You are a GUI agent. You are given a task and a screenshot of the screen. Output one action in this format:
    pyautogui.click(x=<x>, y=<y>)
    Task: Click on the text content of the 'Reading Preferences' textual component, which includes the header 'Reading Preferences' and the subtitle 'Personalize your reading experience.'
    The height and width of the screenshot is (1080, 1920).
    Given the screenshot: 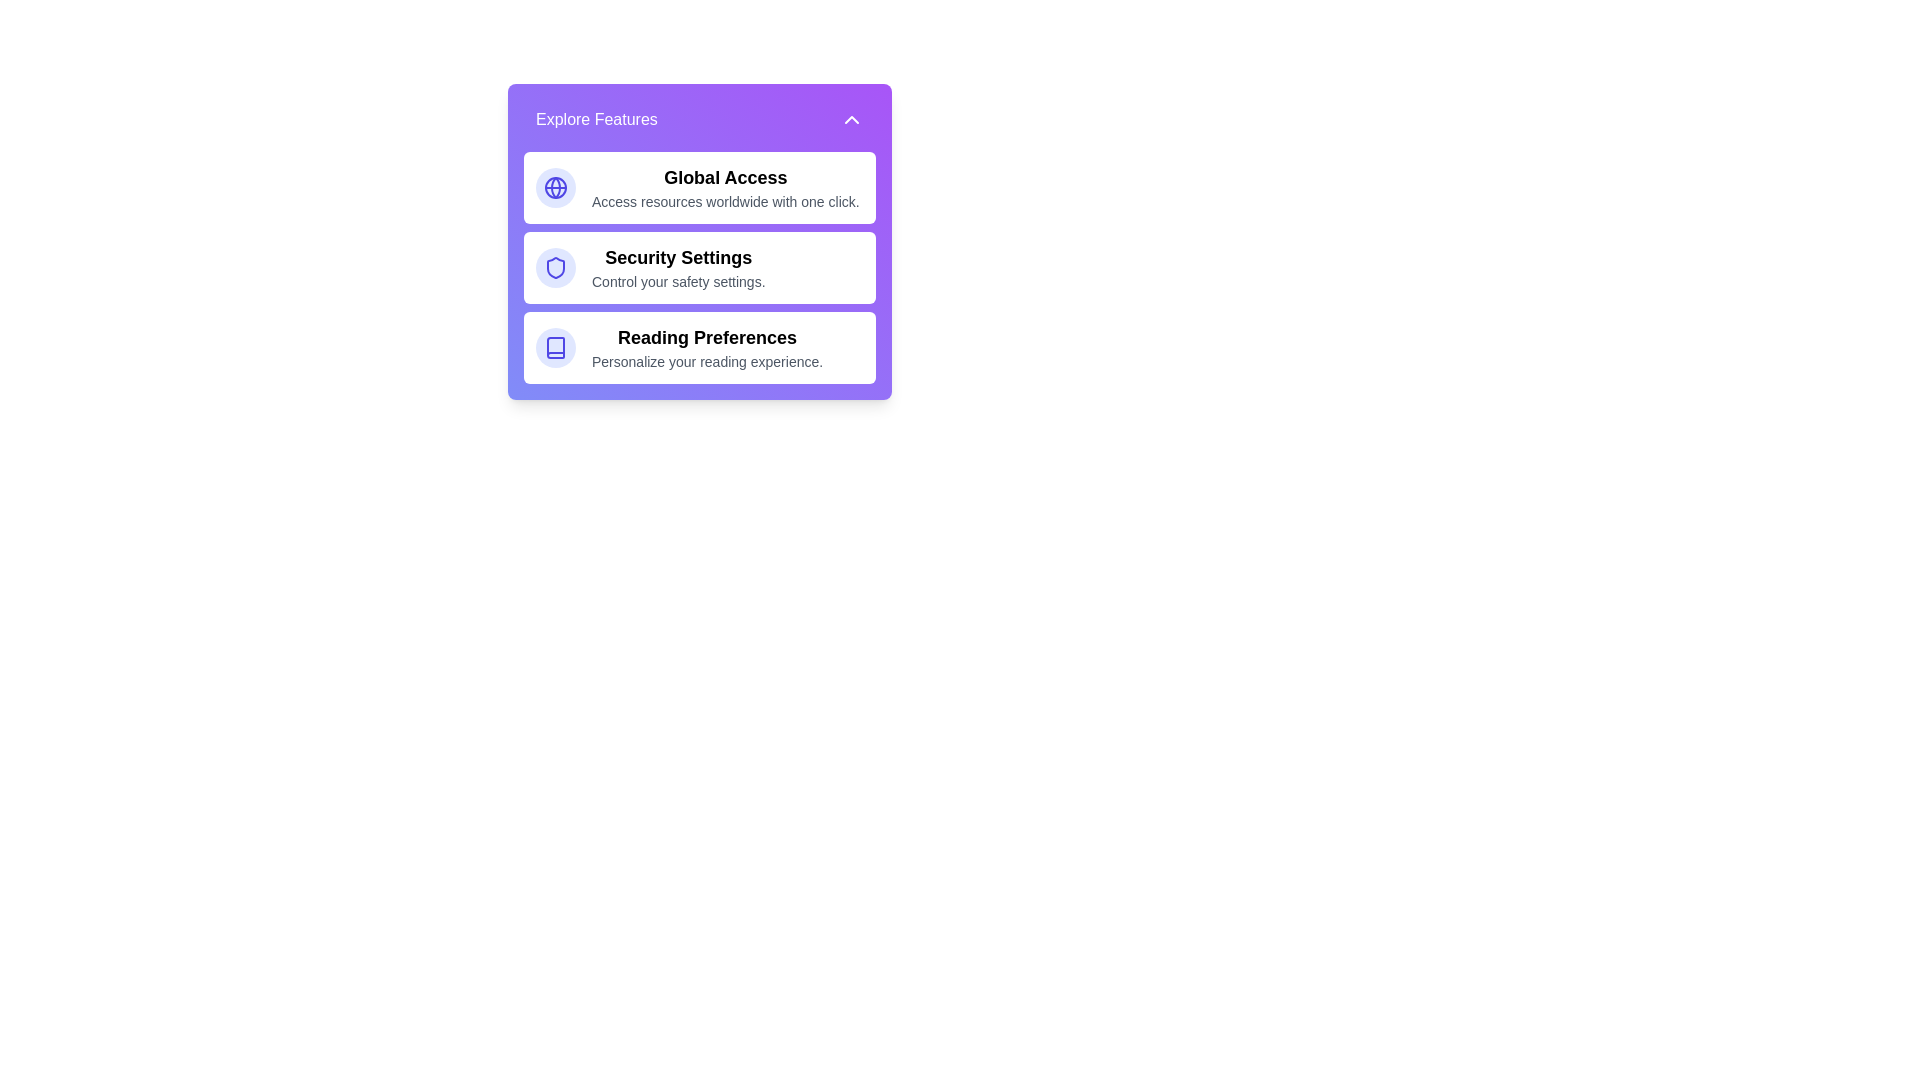 What is the action you would take?
    pyautogui.click(x=707, y=346)
    